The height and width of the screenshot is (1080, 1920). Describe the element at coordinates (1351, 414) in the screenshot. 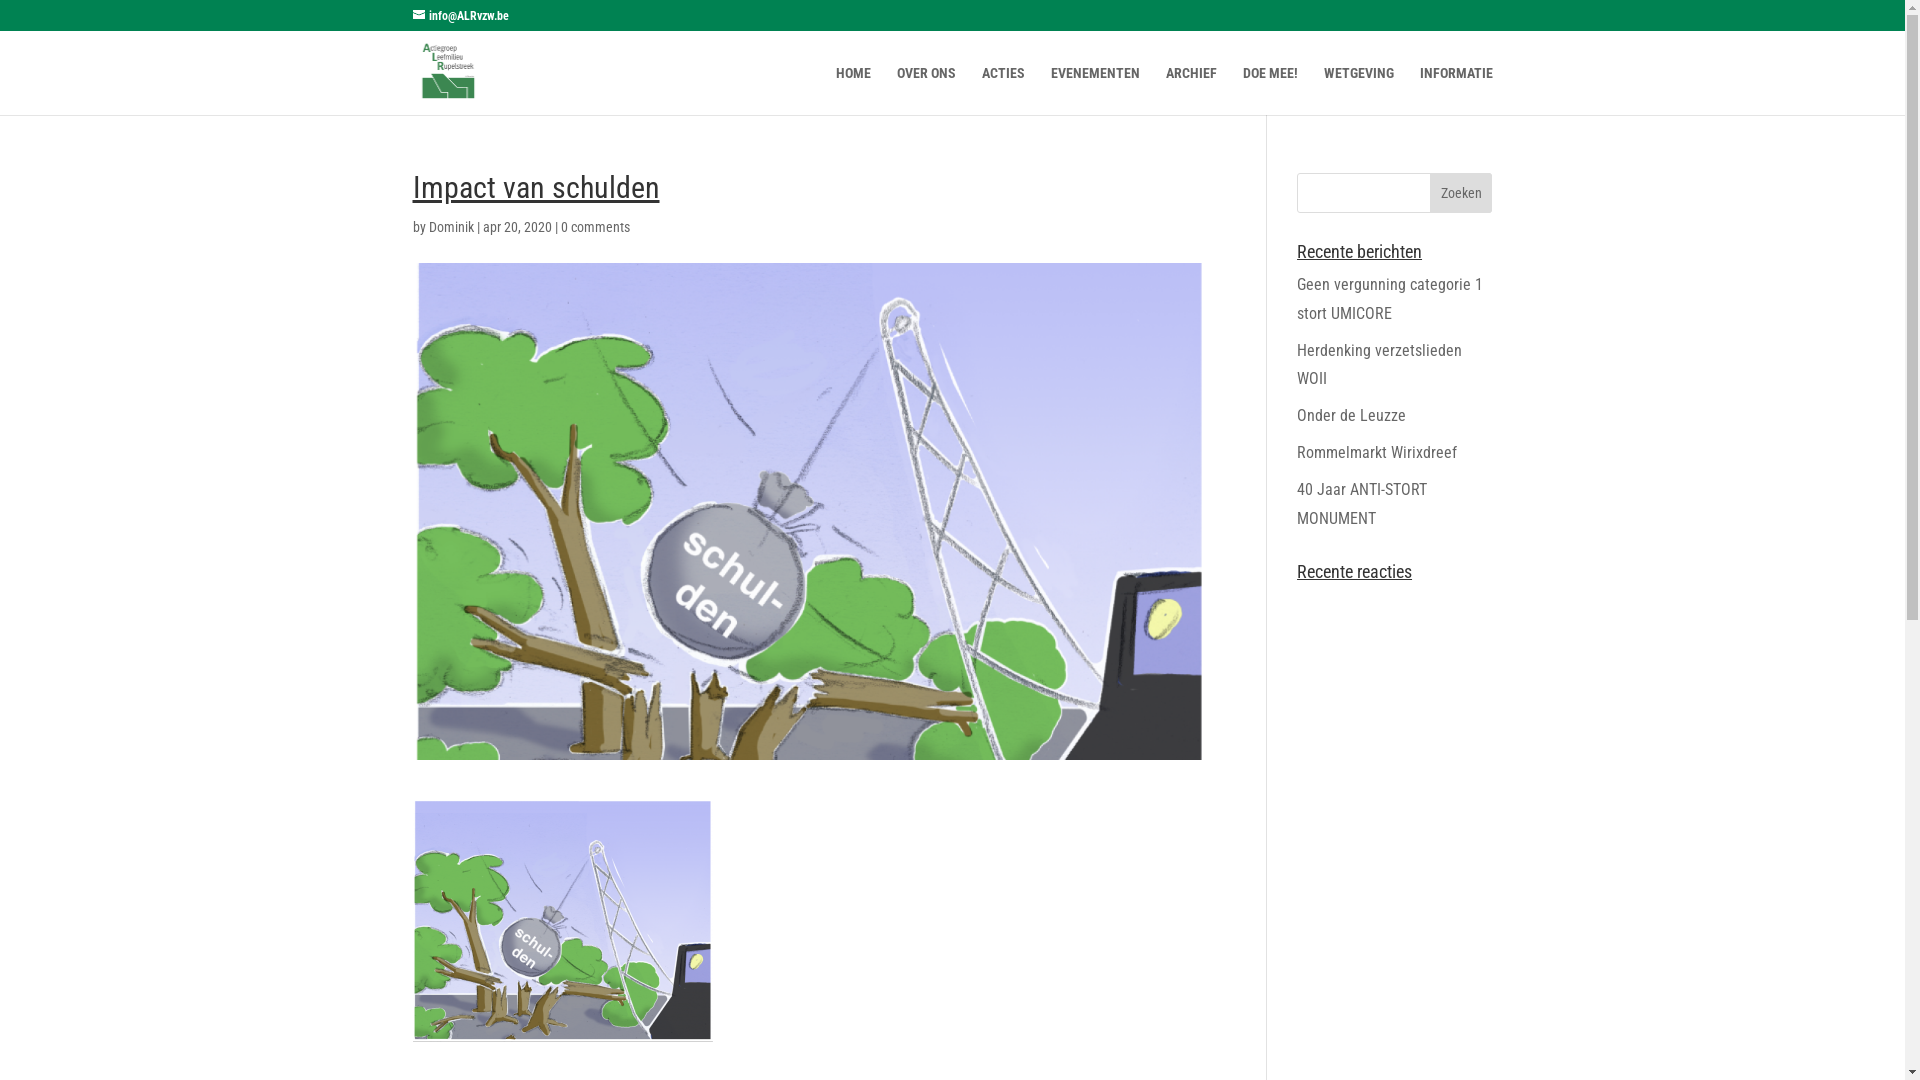

I see `'Onder de Leuzze'` at that location.